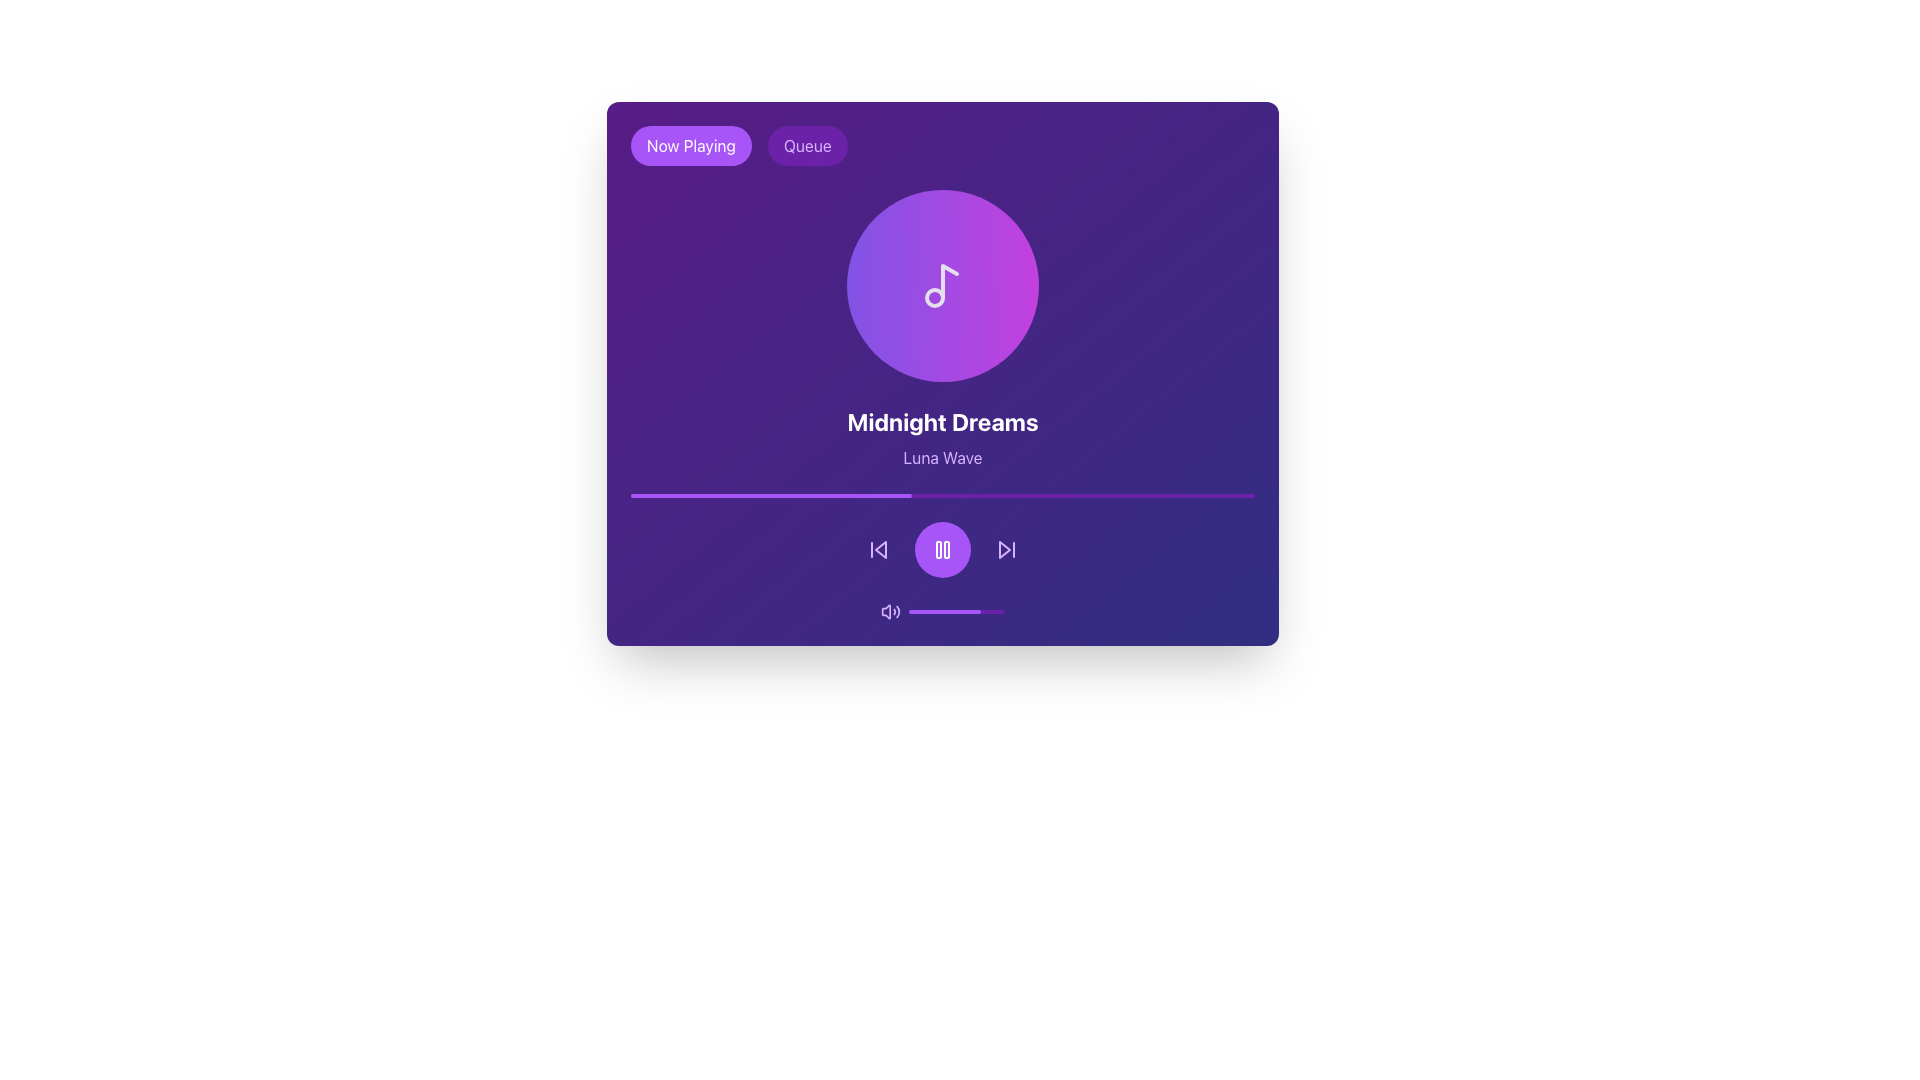  I want to click on the music player track element displaying 'Midnight Dreams' by 'Luna Wave' to play or pause the track, so click(941, 405).